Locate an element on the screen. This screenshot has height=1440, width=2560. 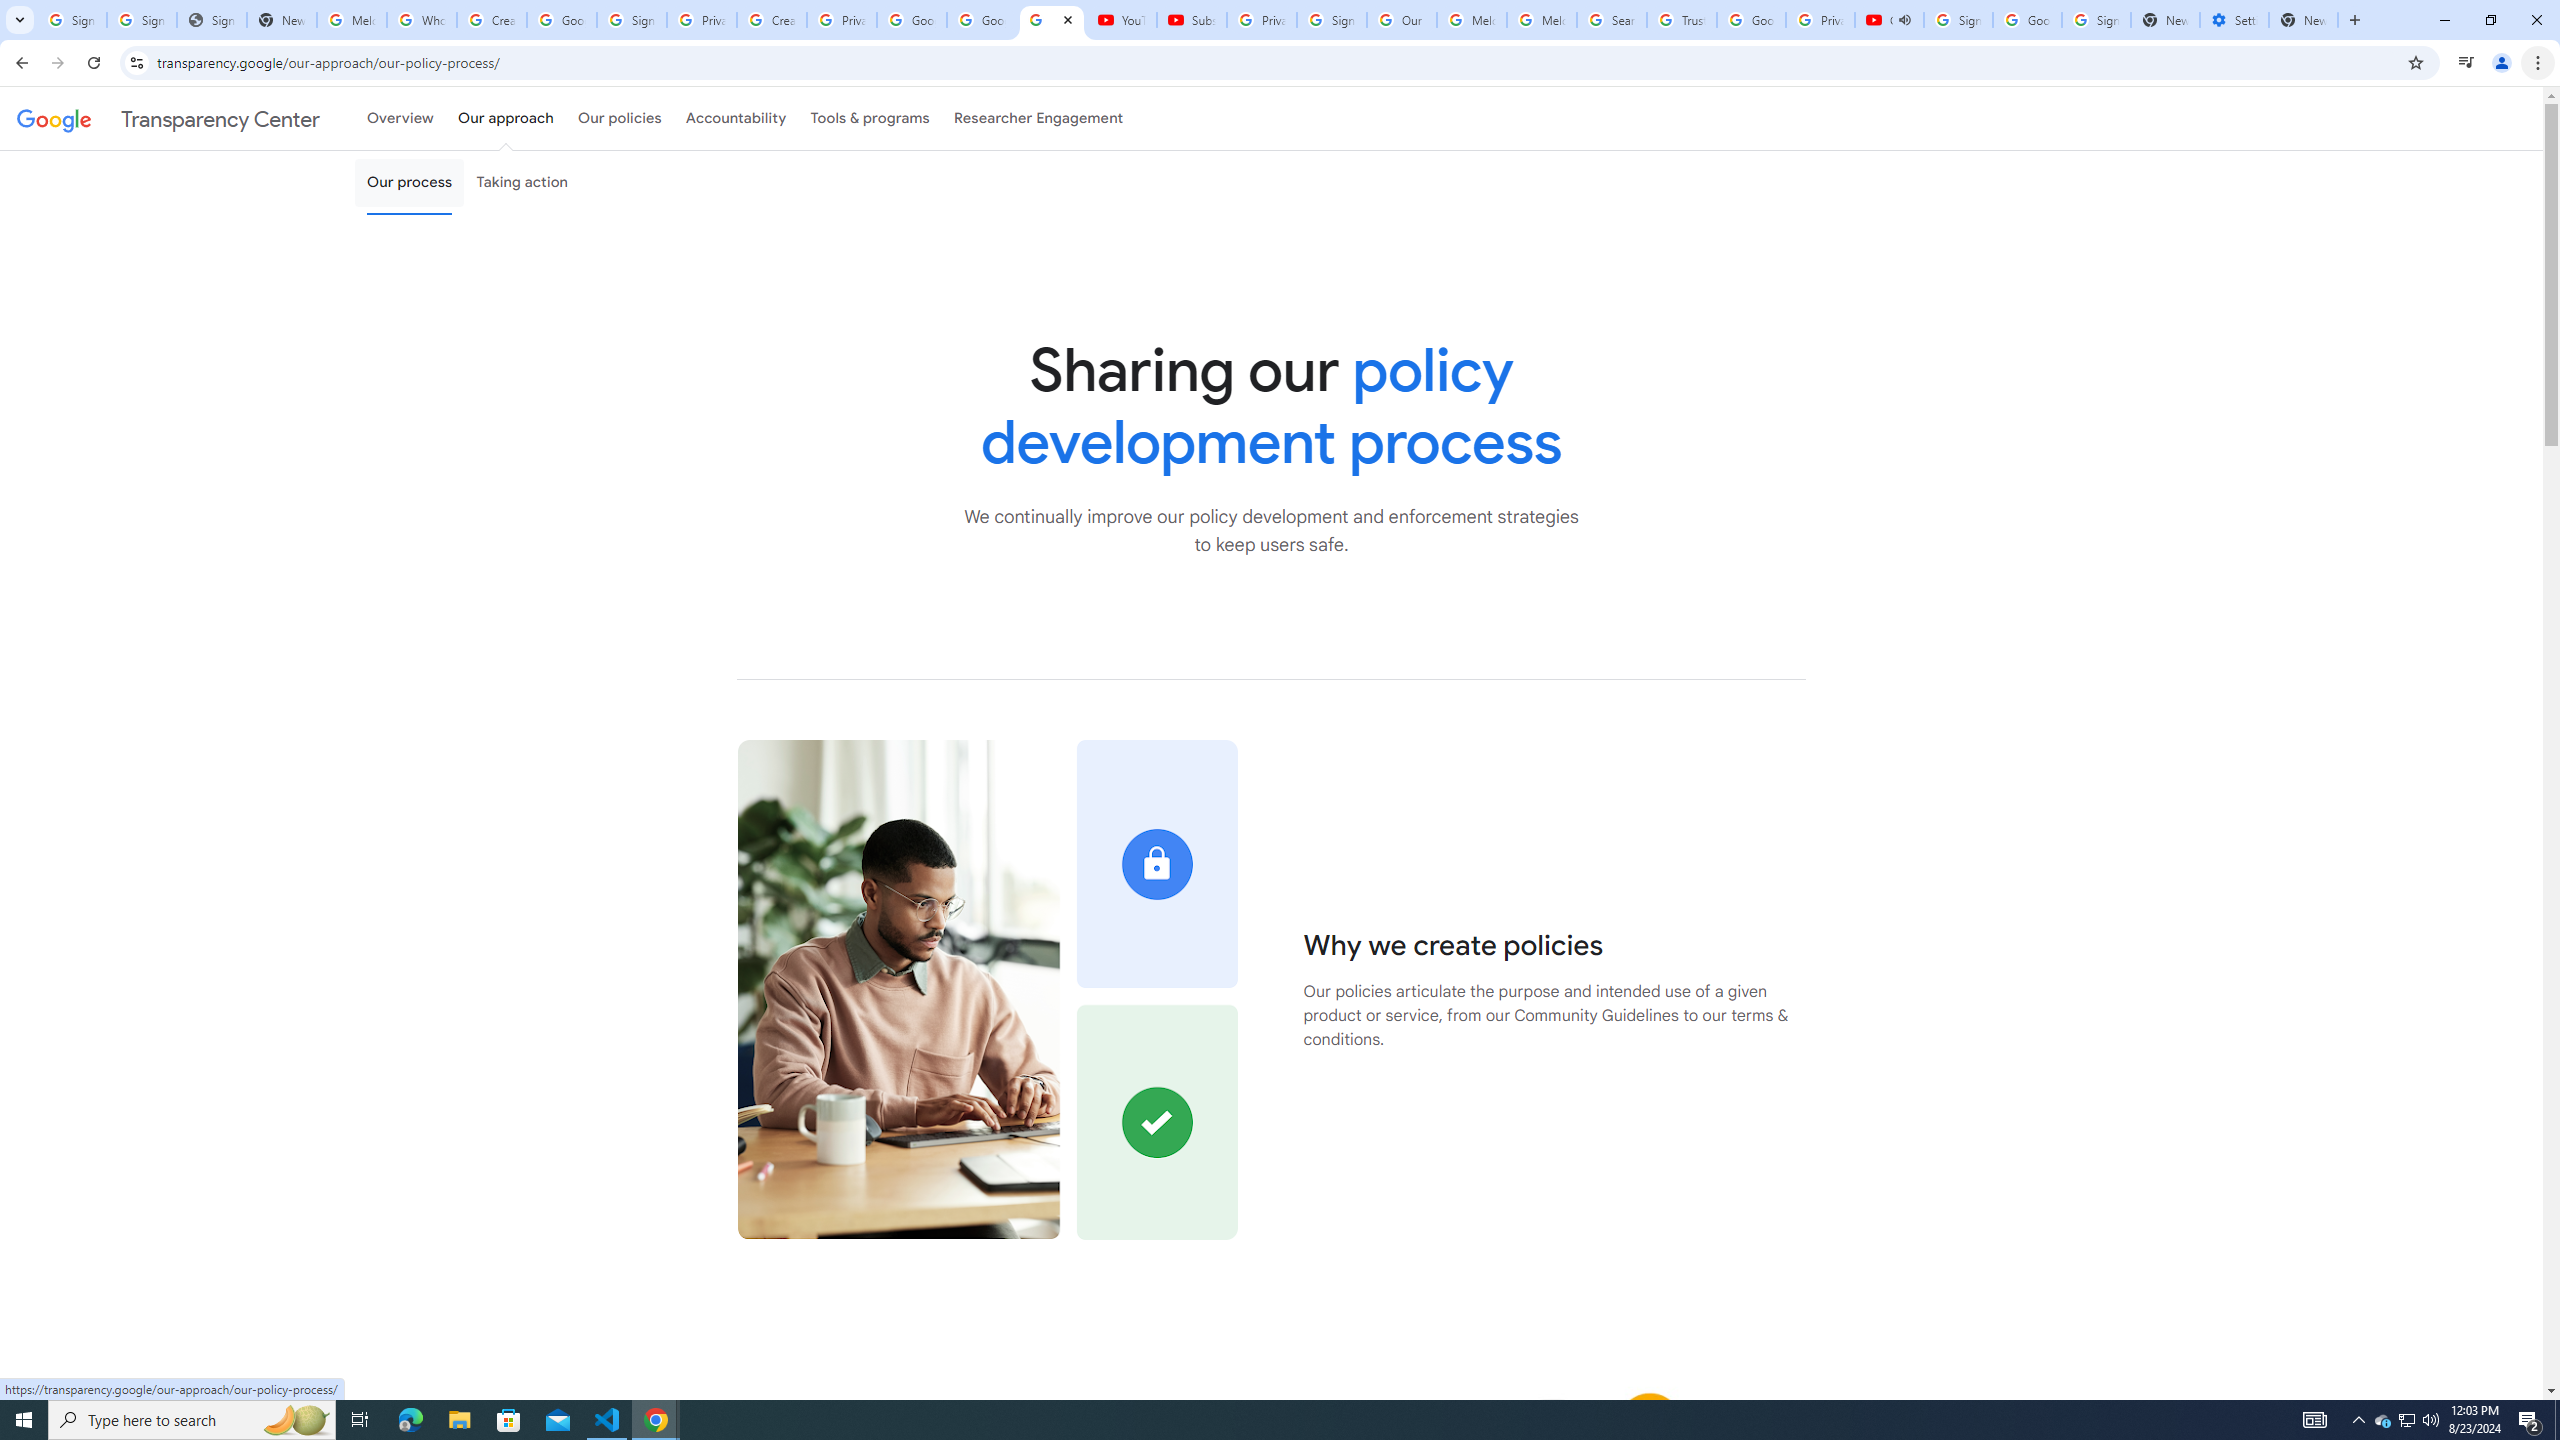
'Taking action' is located at coordinates (521, 181).